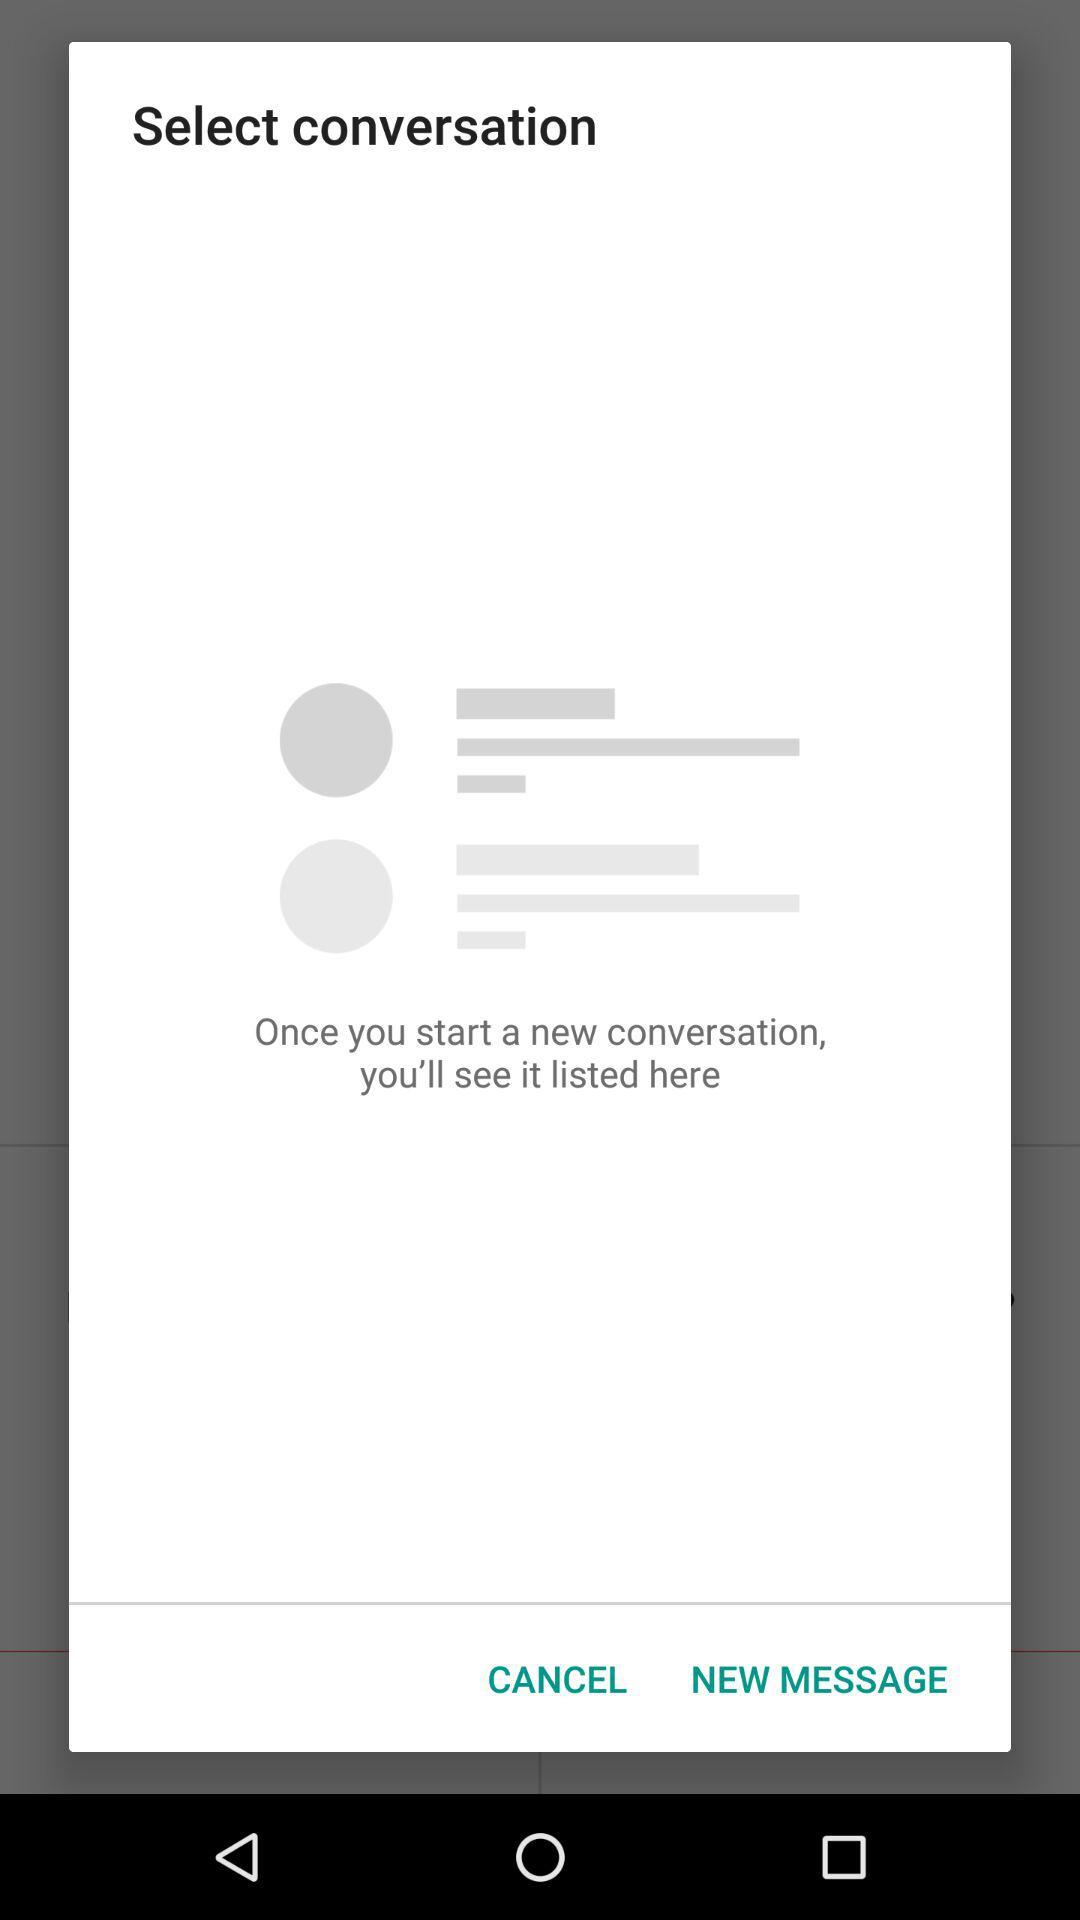 This screenshot has width=1080, height=1920. Describe the element at coordinates (557, 1678) in the screenshot. I see `item next to the new message item` at that location.